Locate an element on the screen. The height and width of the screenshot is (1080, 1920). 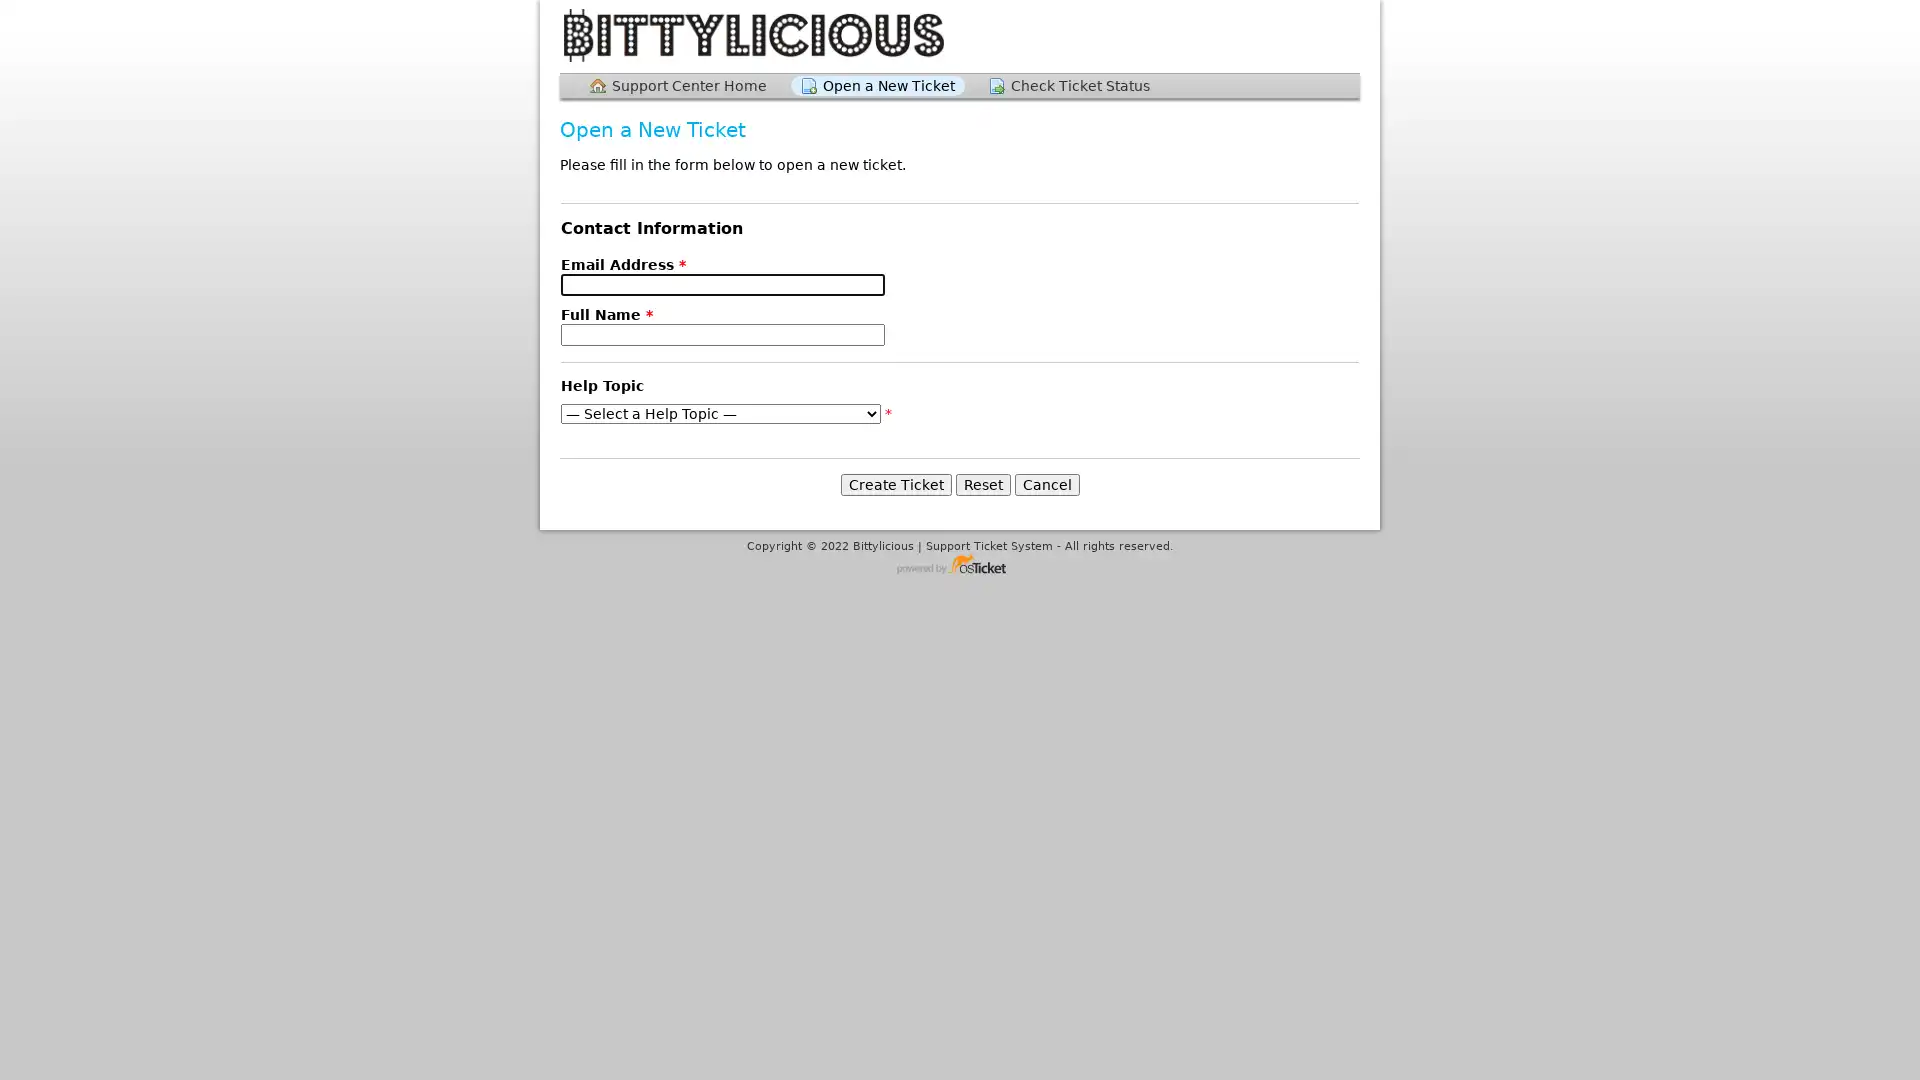
Cancel is located at coordinates (1045, 485).